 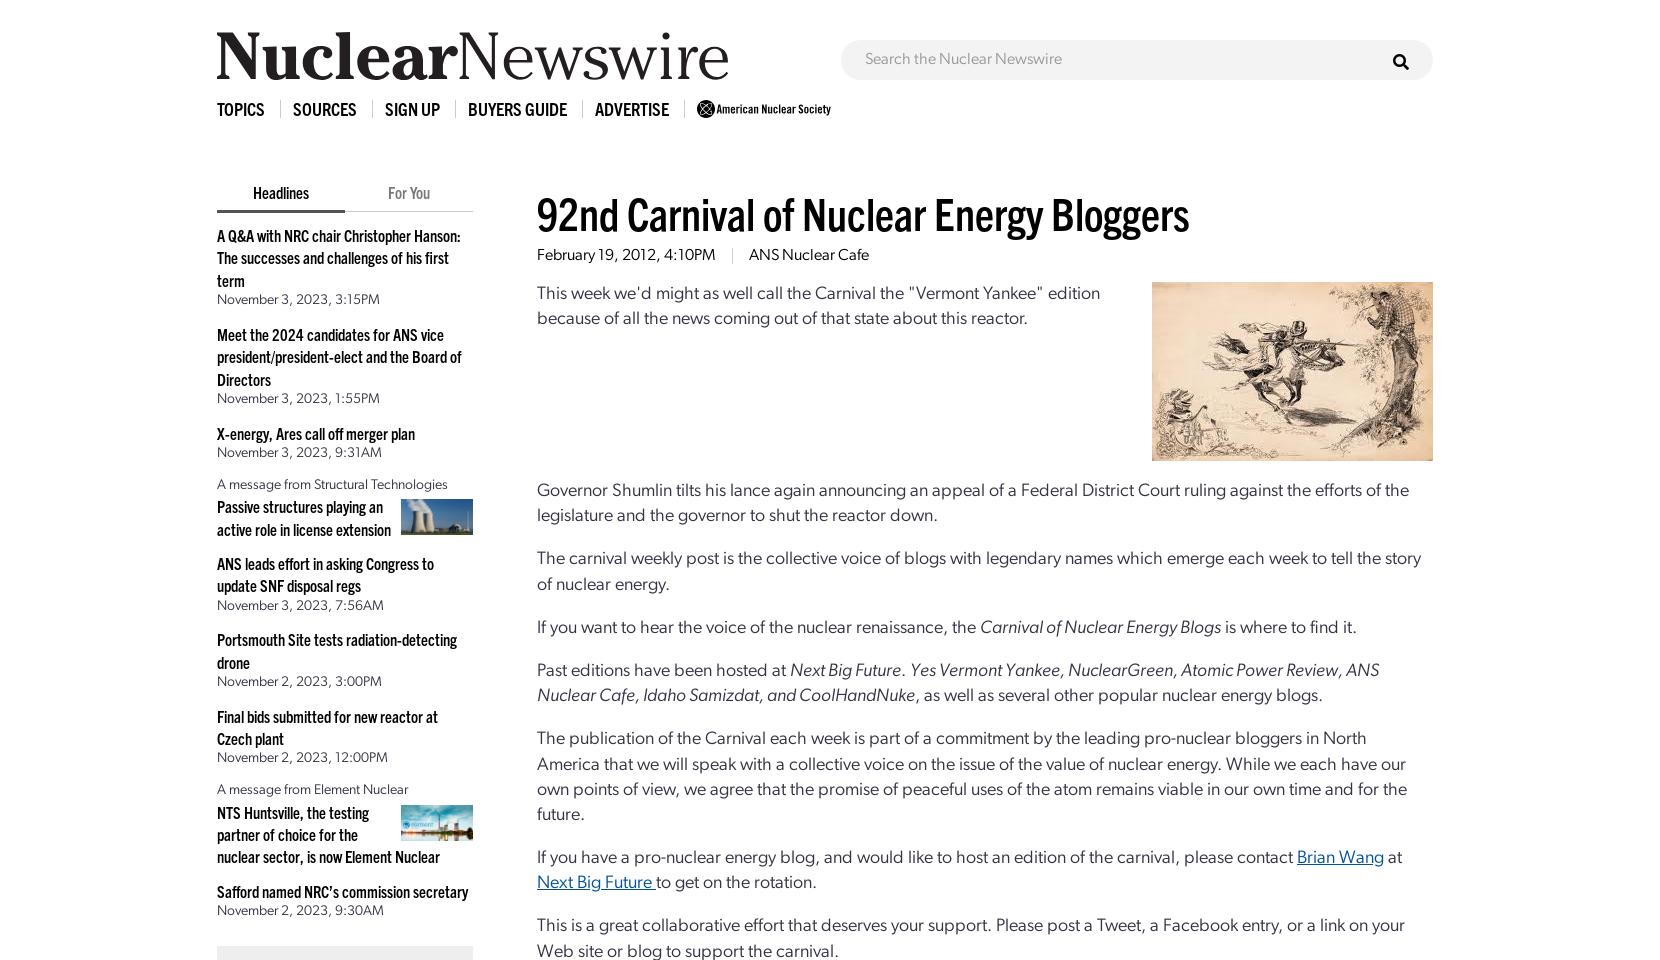 I want to click on 'November 3, 2023, 7:56AM', so click(x=299, y=604).